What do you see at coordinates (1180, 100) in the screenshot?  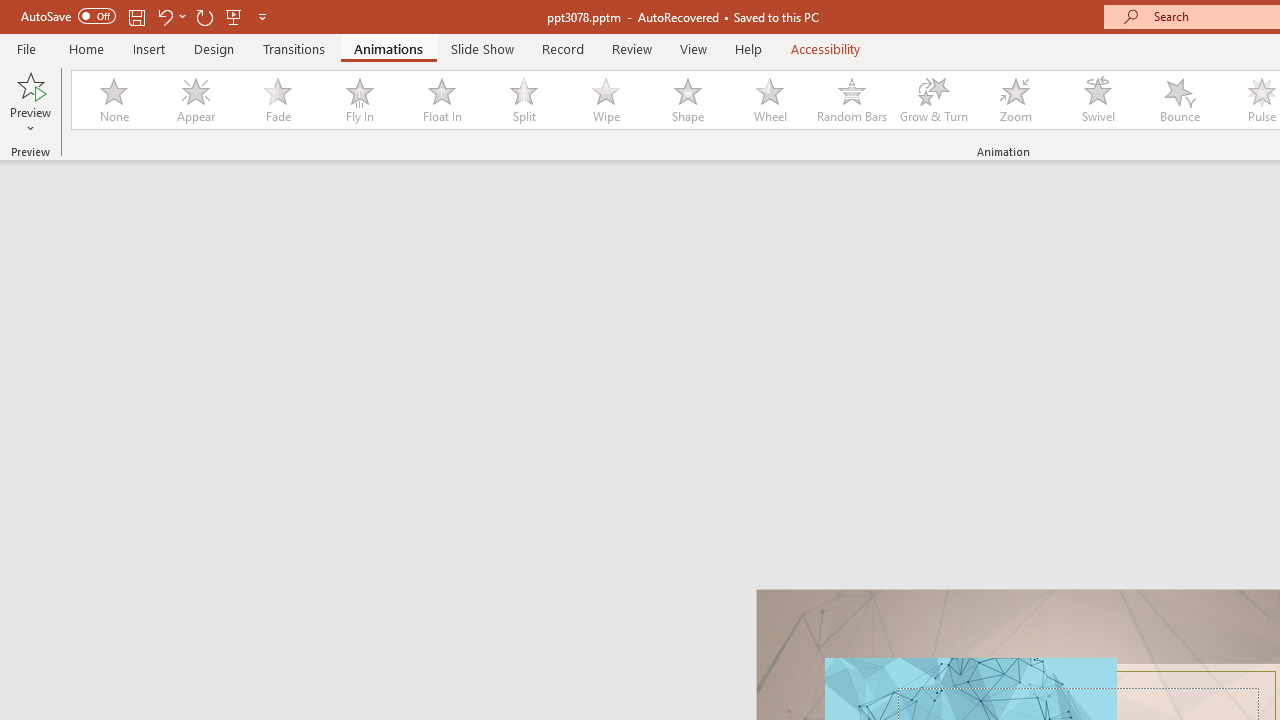 I see `'Bounce'` at bounding box center [1180, 100].